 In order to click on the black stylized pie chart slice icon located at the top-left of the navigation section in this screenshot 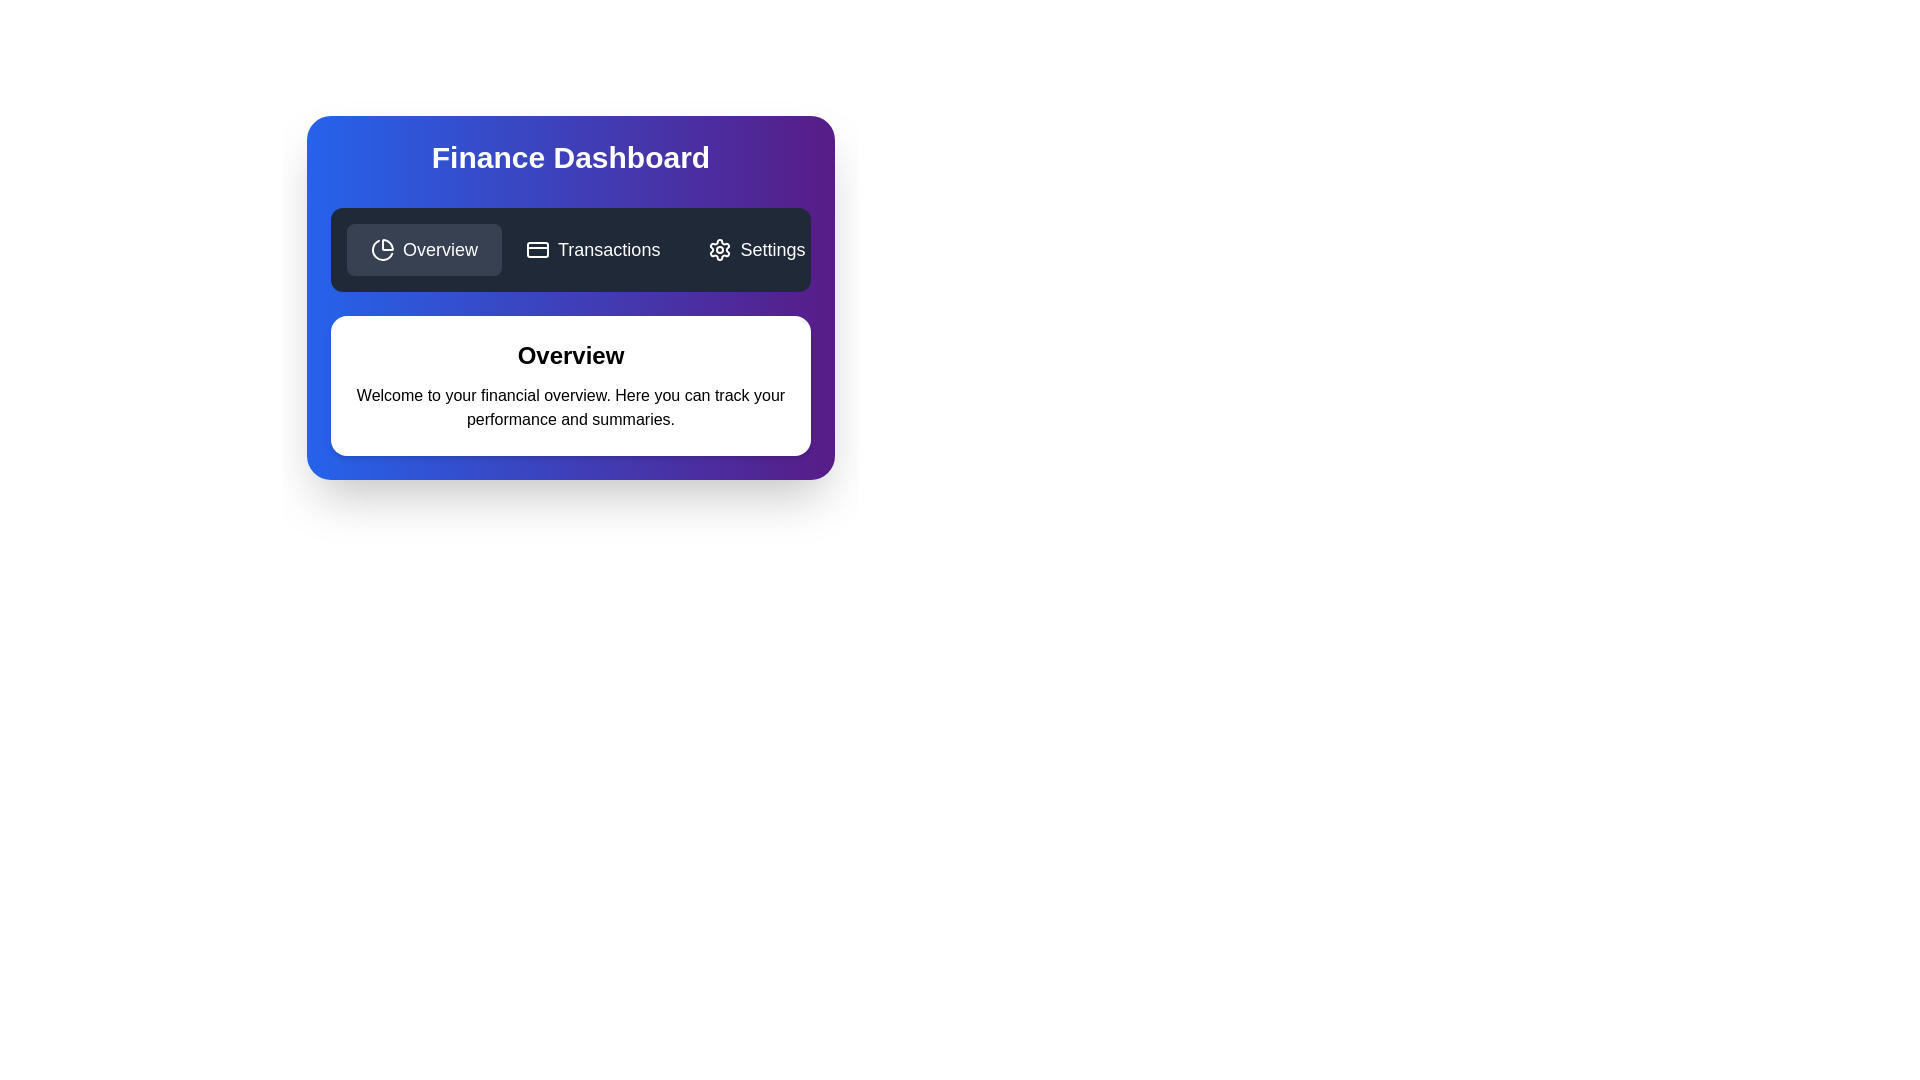, I will do `click(382, 249)`.